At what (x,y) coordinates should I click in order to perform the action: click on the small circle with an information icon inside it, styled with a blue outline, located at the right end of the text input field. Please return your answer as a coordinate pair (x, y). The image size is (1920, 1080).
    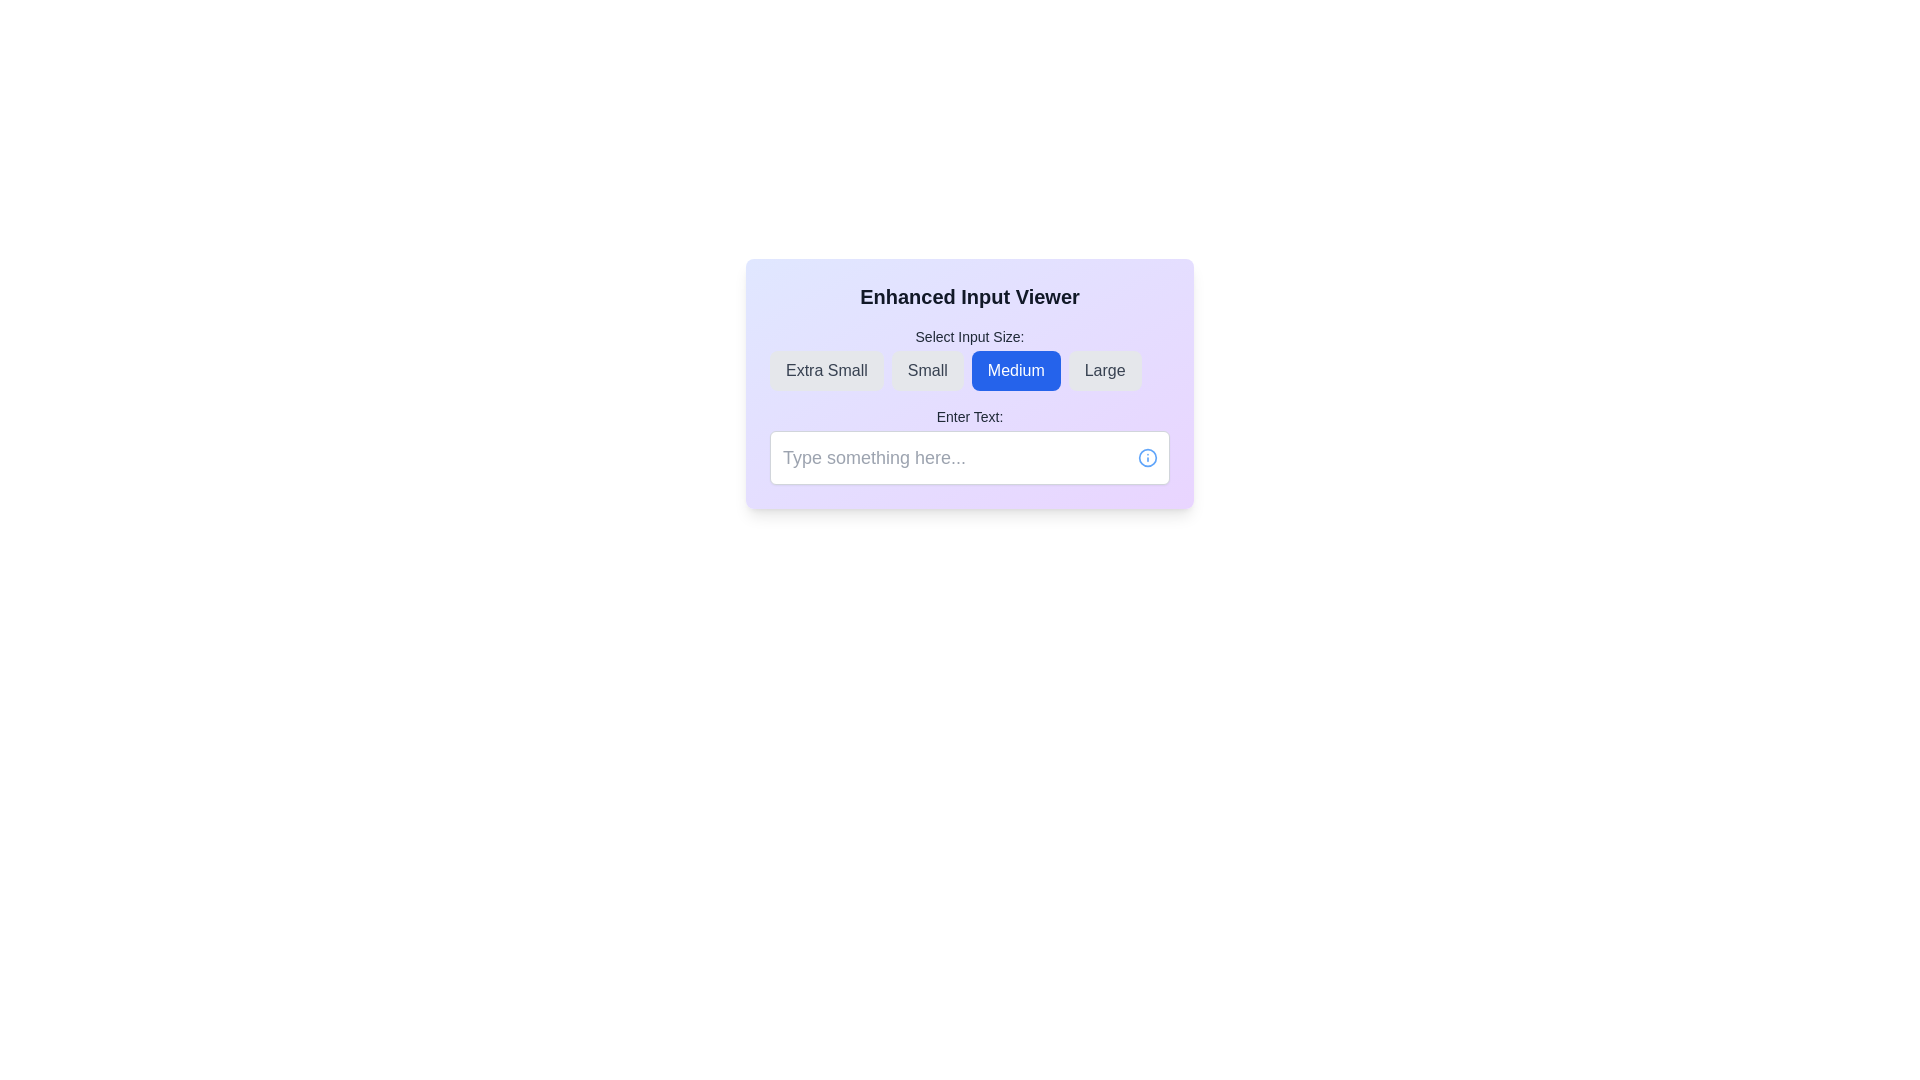
    Looking at the image, I should click on (1147, 458).